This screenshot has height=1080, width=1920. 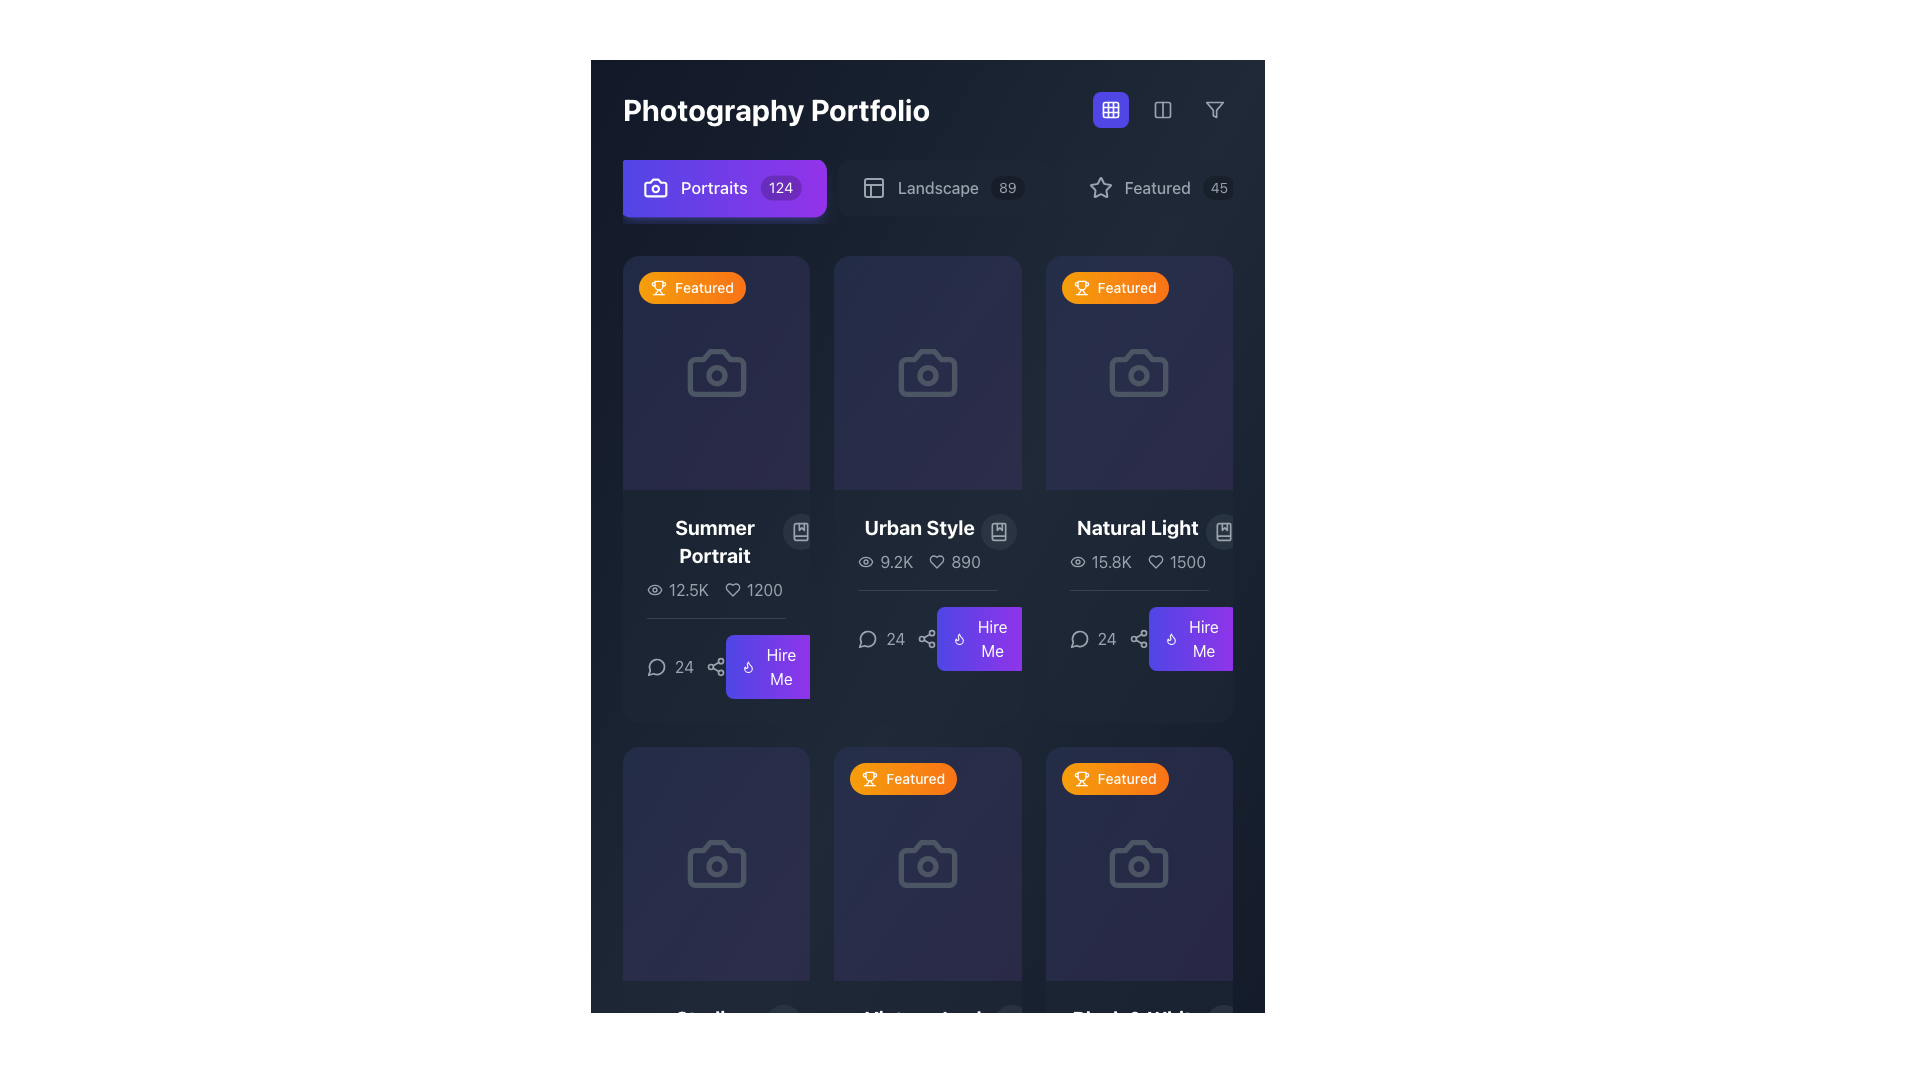 What do you see at coordinates (936, 562) in the screenshot?
I see `the heart-shaped icon located to the left of the text '890' in the second card of the top row to like or favorite the associated content` at bounding box center [936, 562].